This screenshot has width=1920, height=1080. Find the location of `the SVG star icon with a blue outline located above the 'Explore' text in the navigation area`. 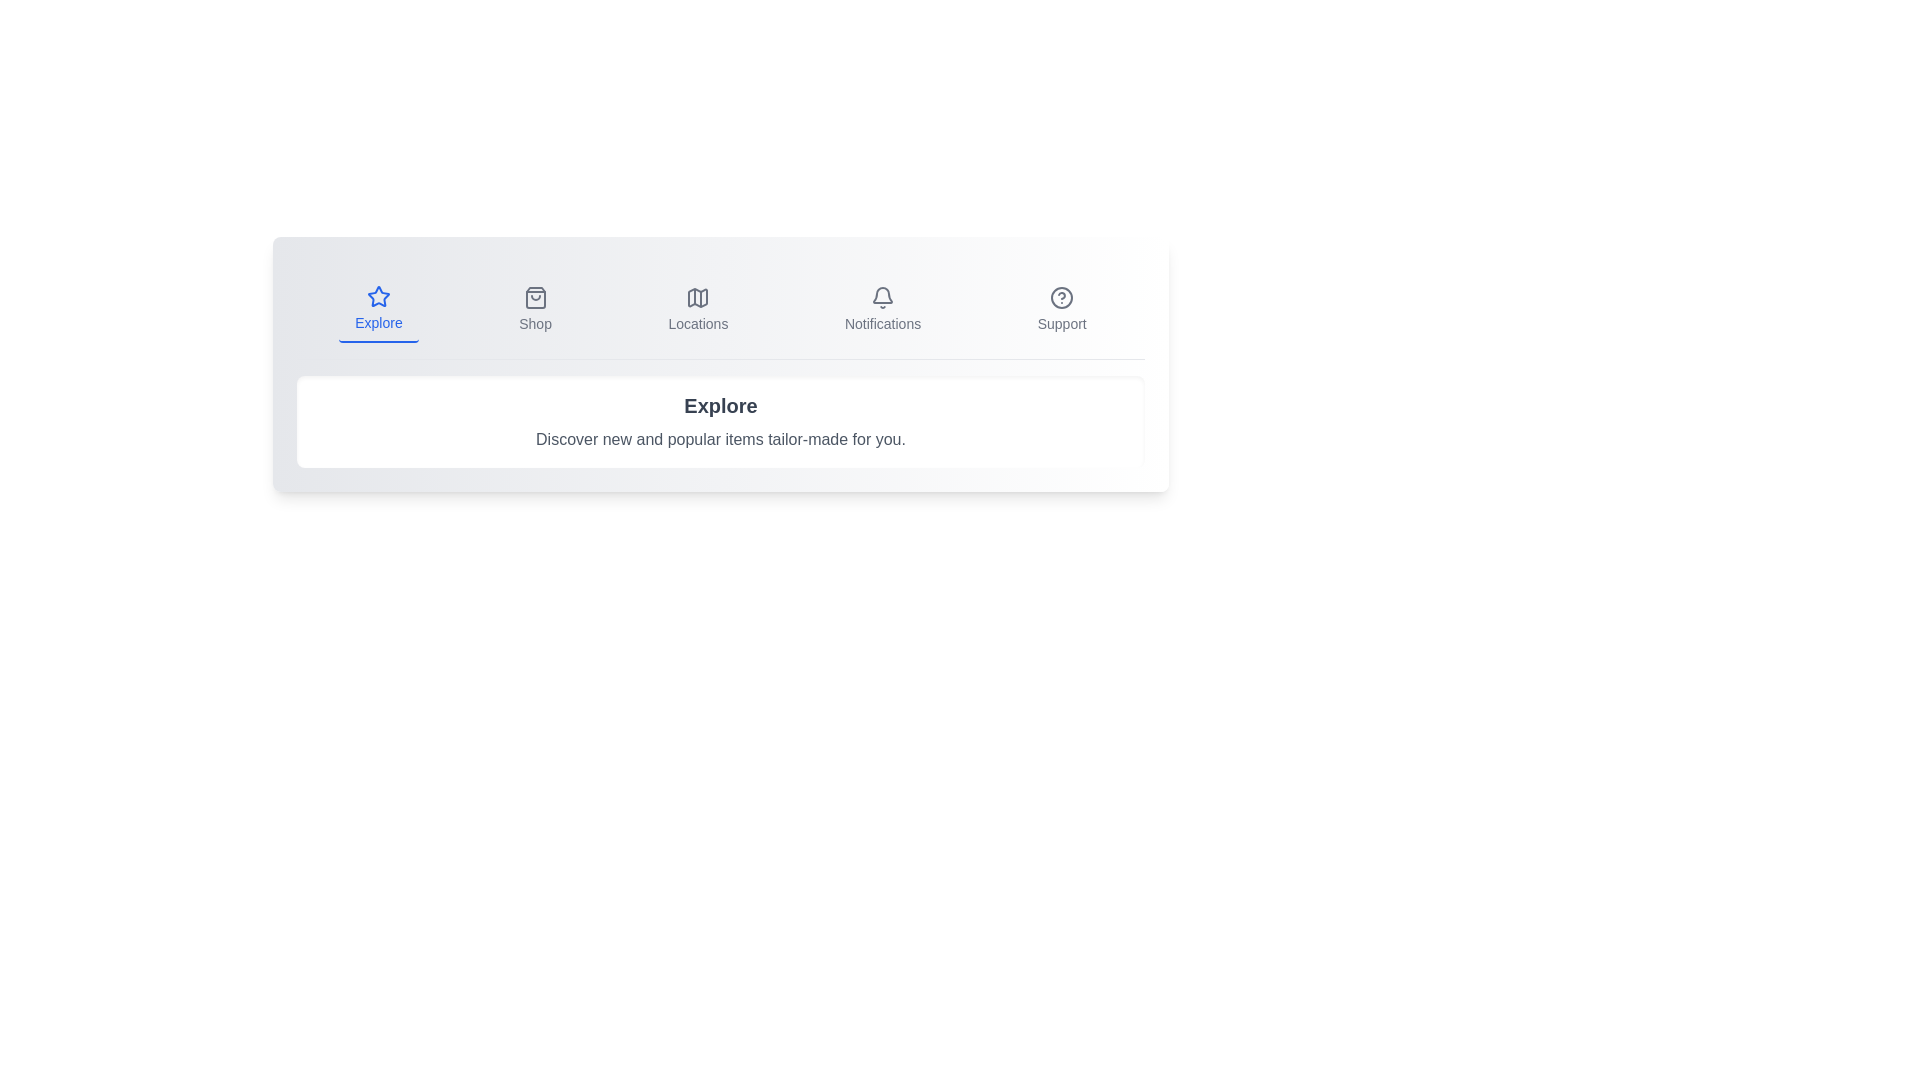

the SVG star icon with a blue outline located above the 'Explore' text in the navigation area is located at coordinates (379, 297).